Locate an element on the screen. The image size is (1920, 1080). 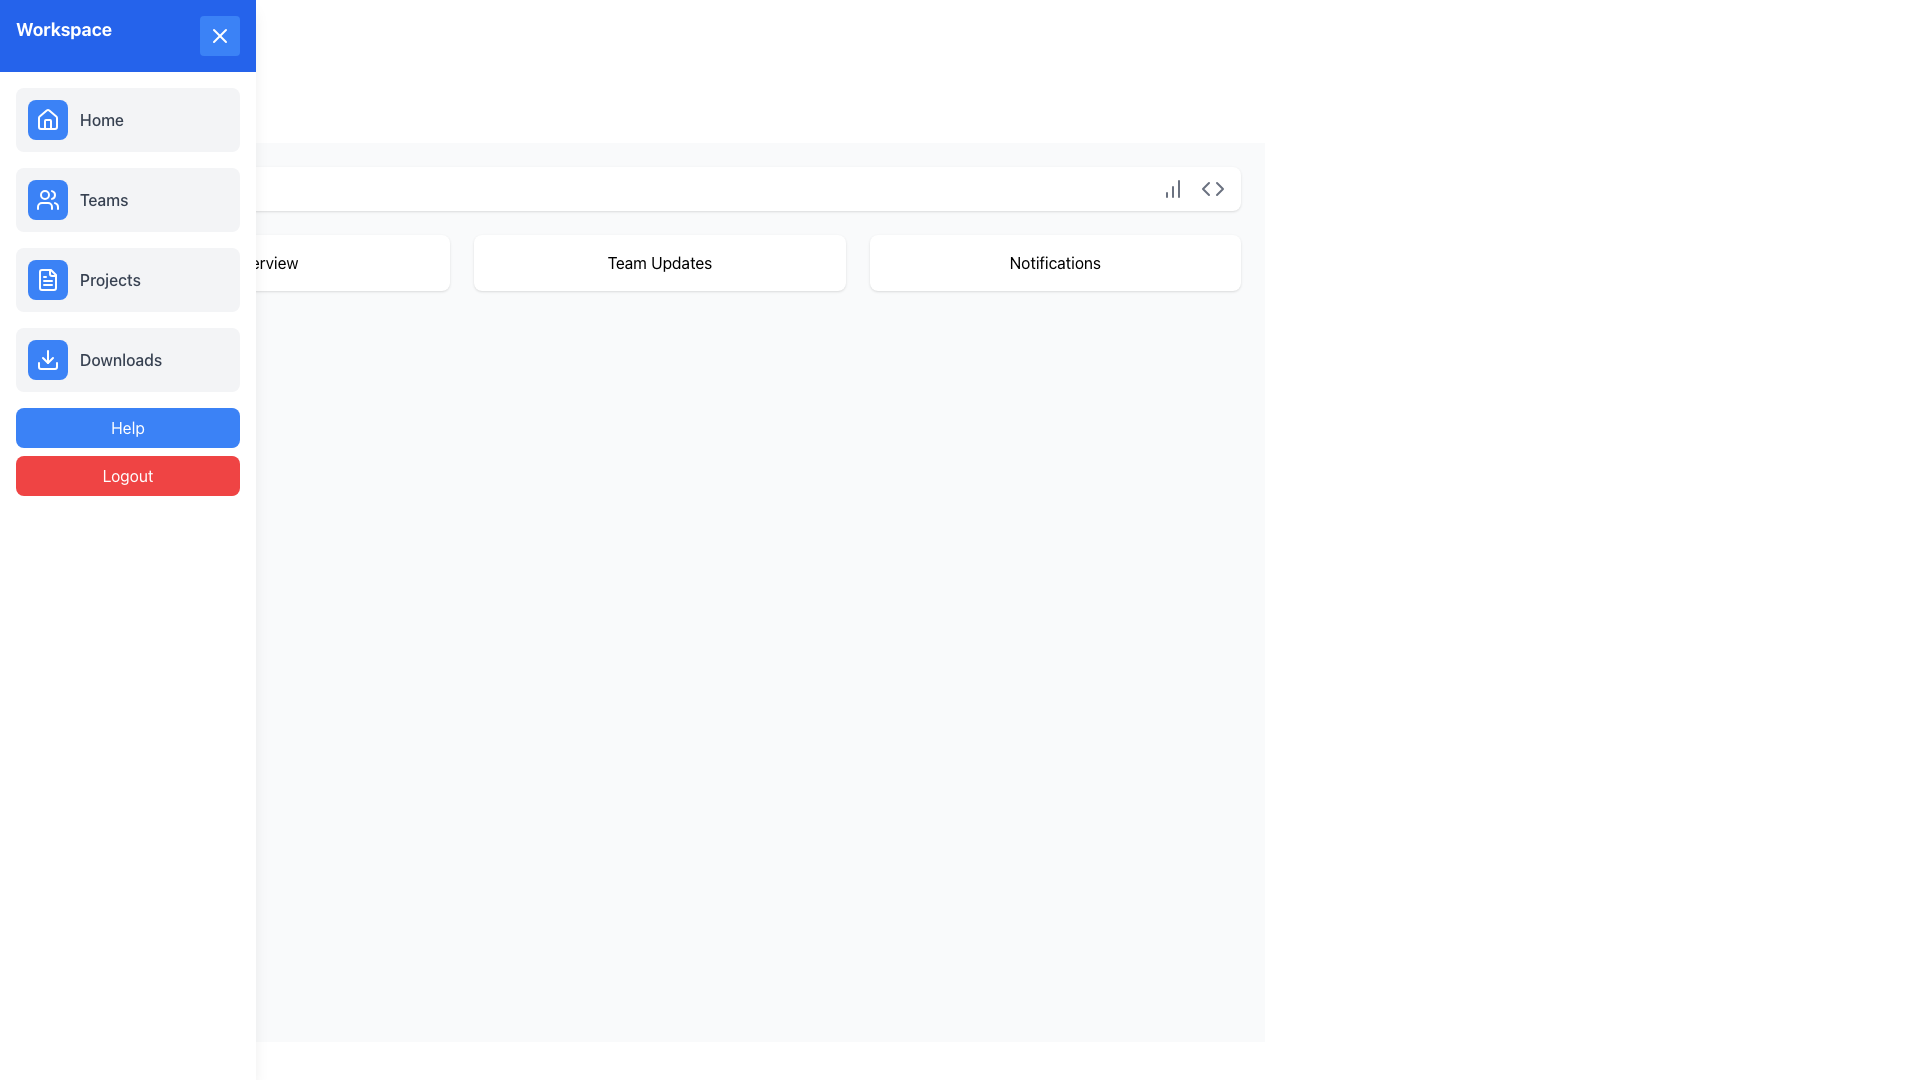
the document icon in the sidebar for keyboard navigation by moving the cursor to its center point is located at coordinates (48, 280).